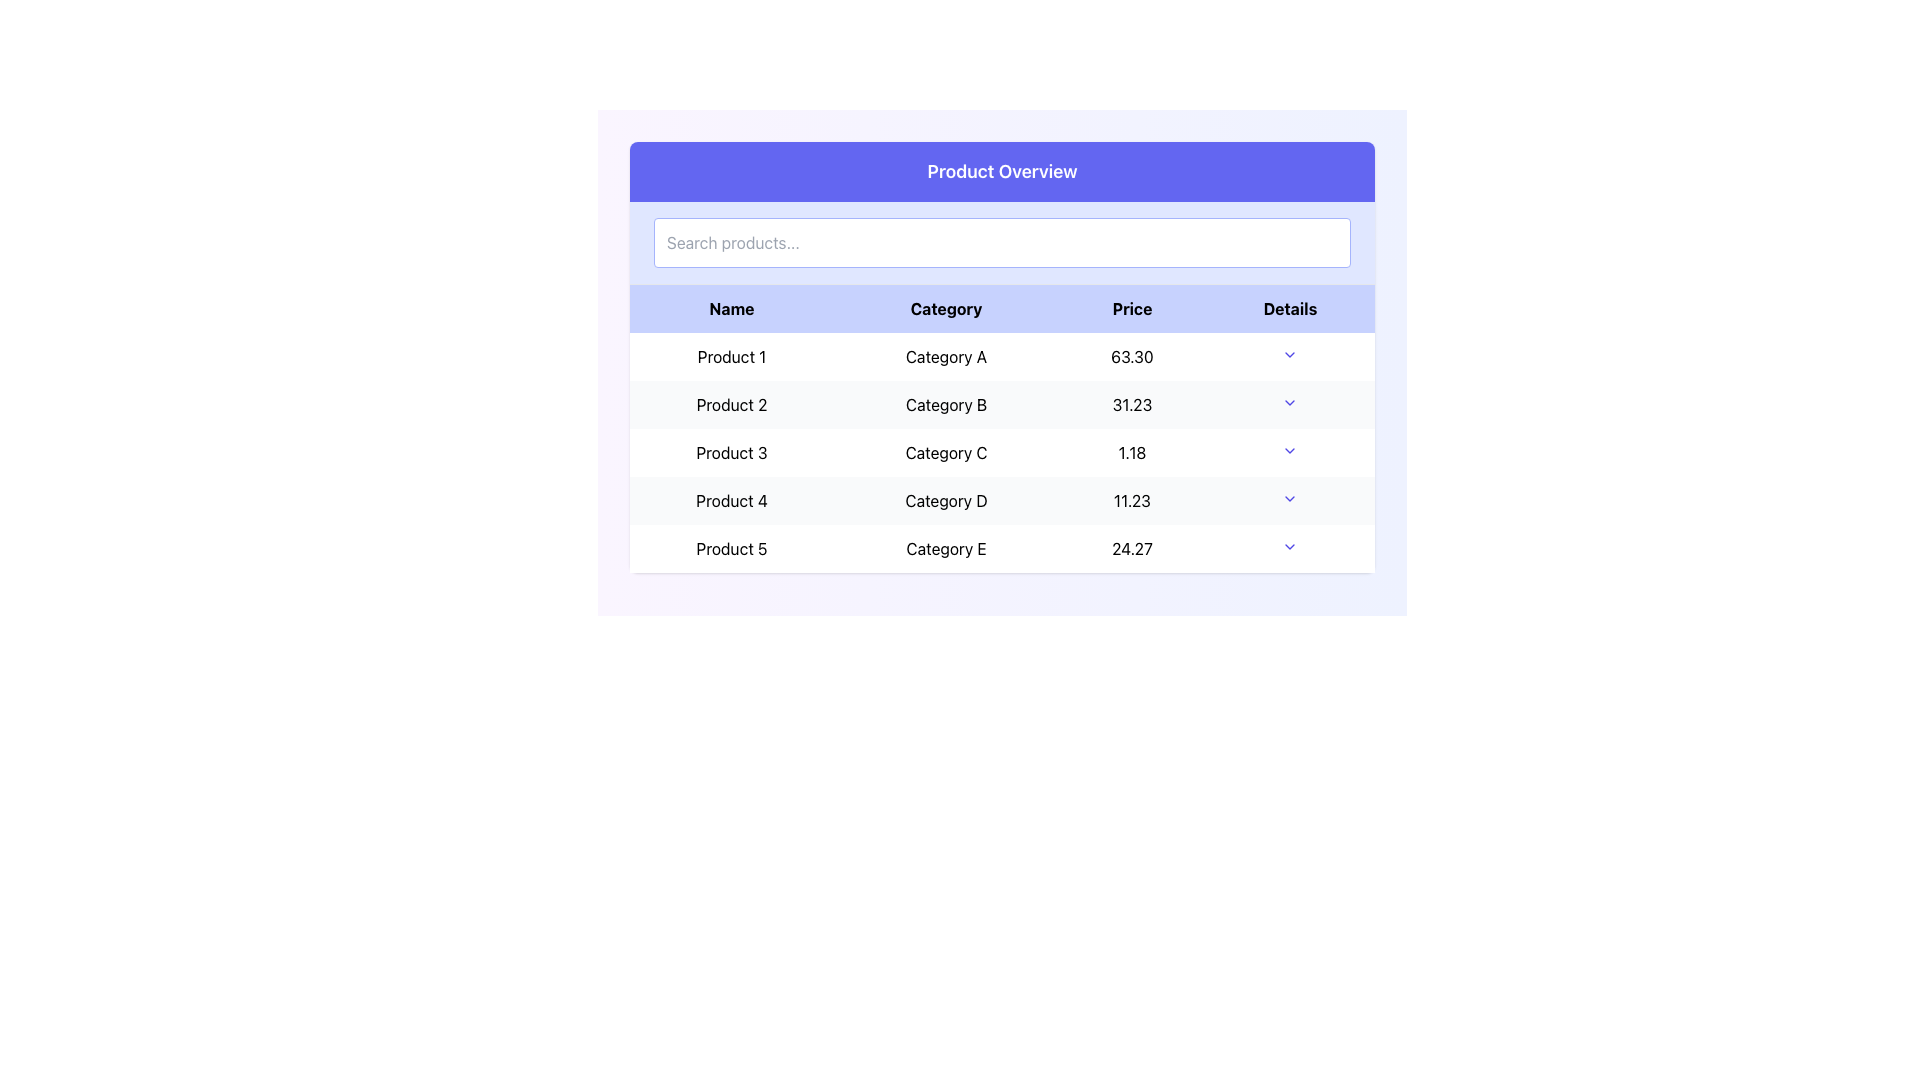  I want to click on the downward-pointing indigo chevron icon located in the 'Details' column of the first row of the table, so click(1290, 353).